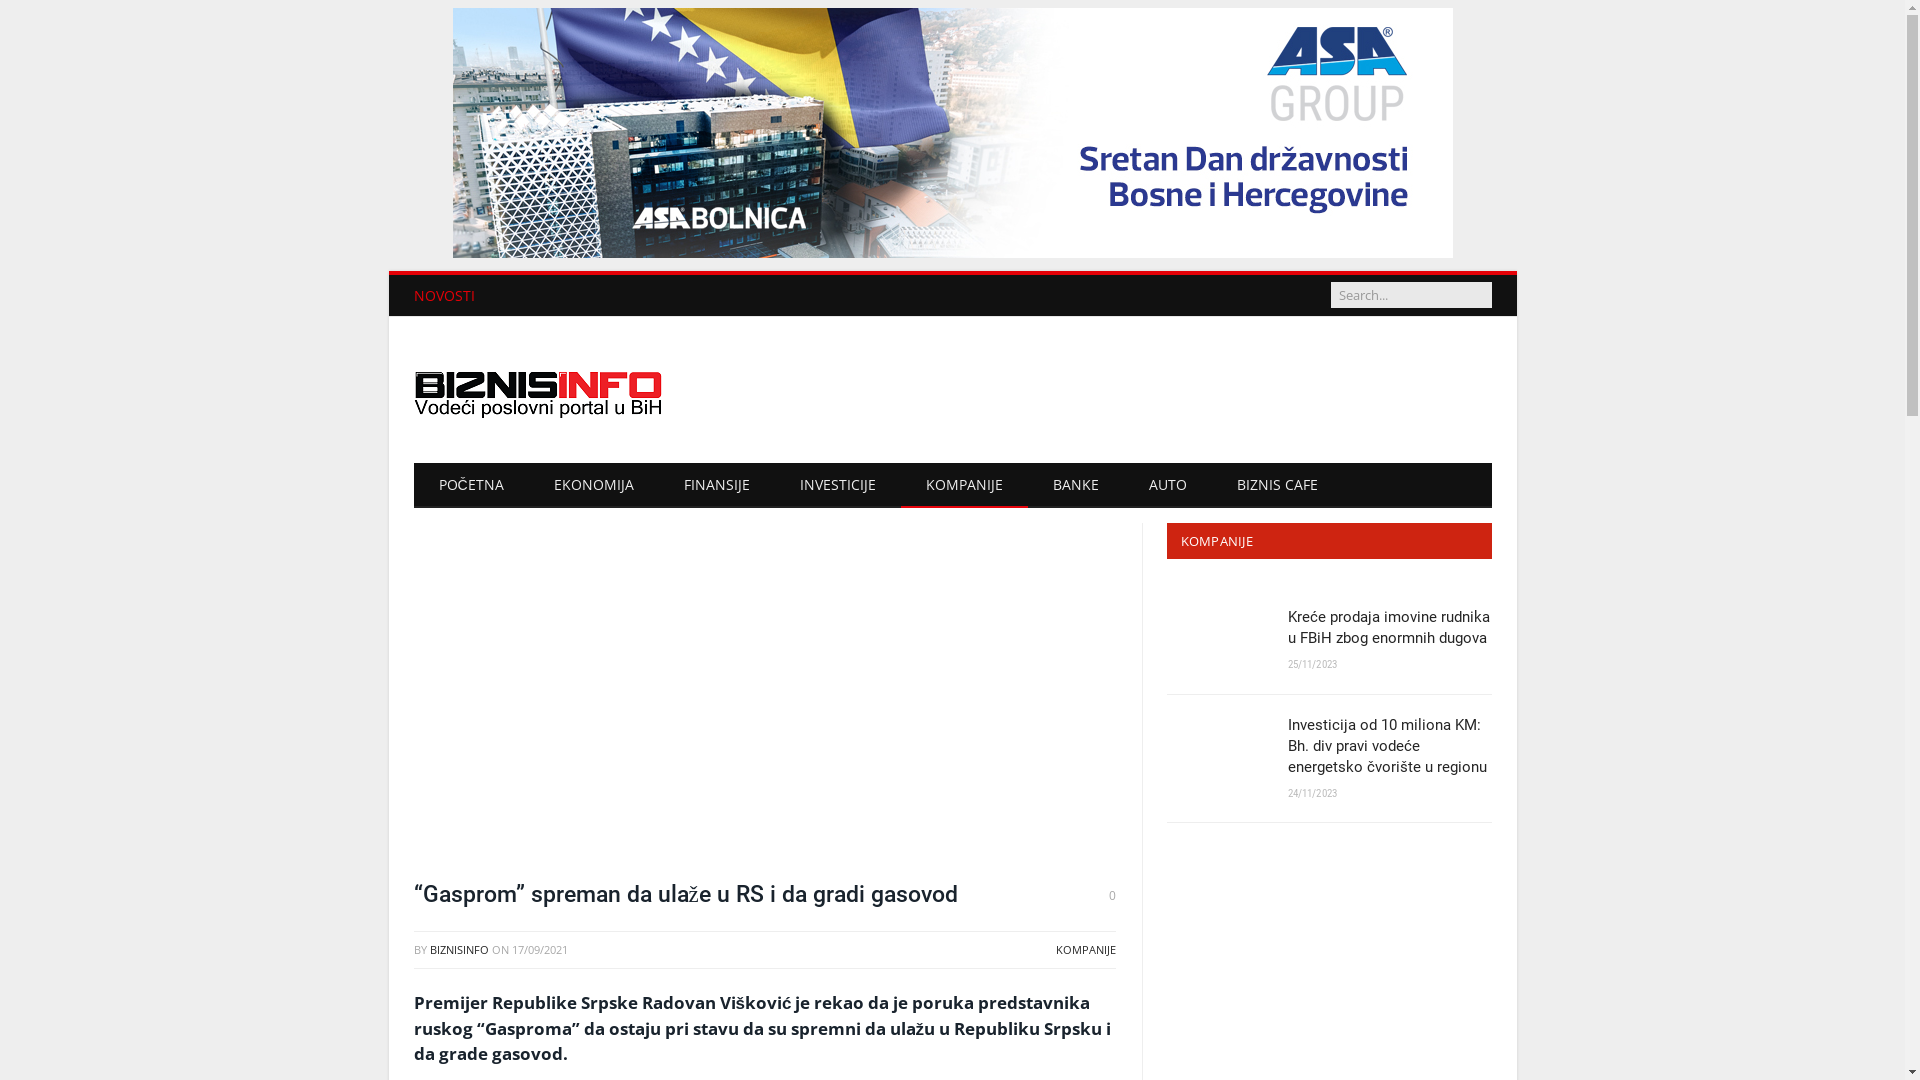 The image size is (1920, 1080). Describe the element at coordinates (1167, 485) in the screenshot. I see `'AUTO'` at that location.